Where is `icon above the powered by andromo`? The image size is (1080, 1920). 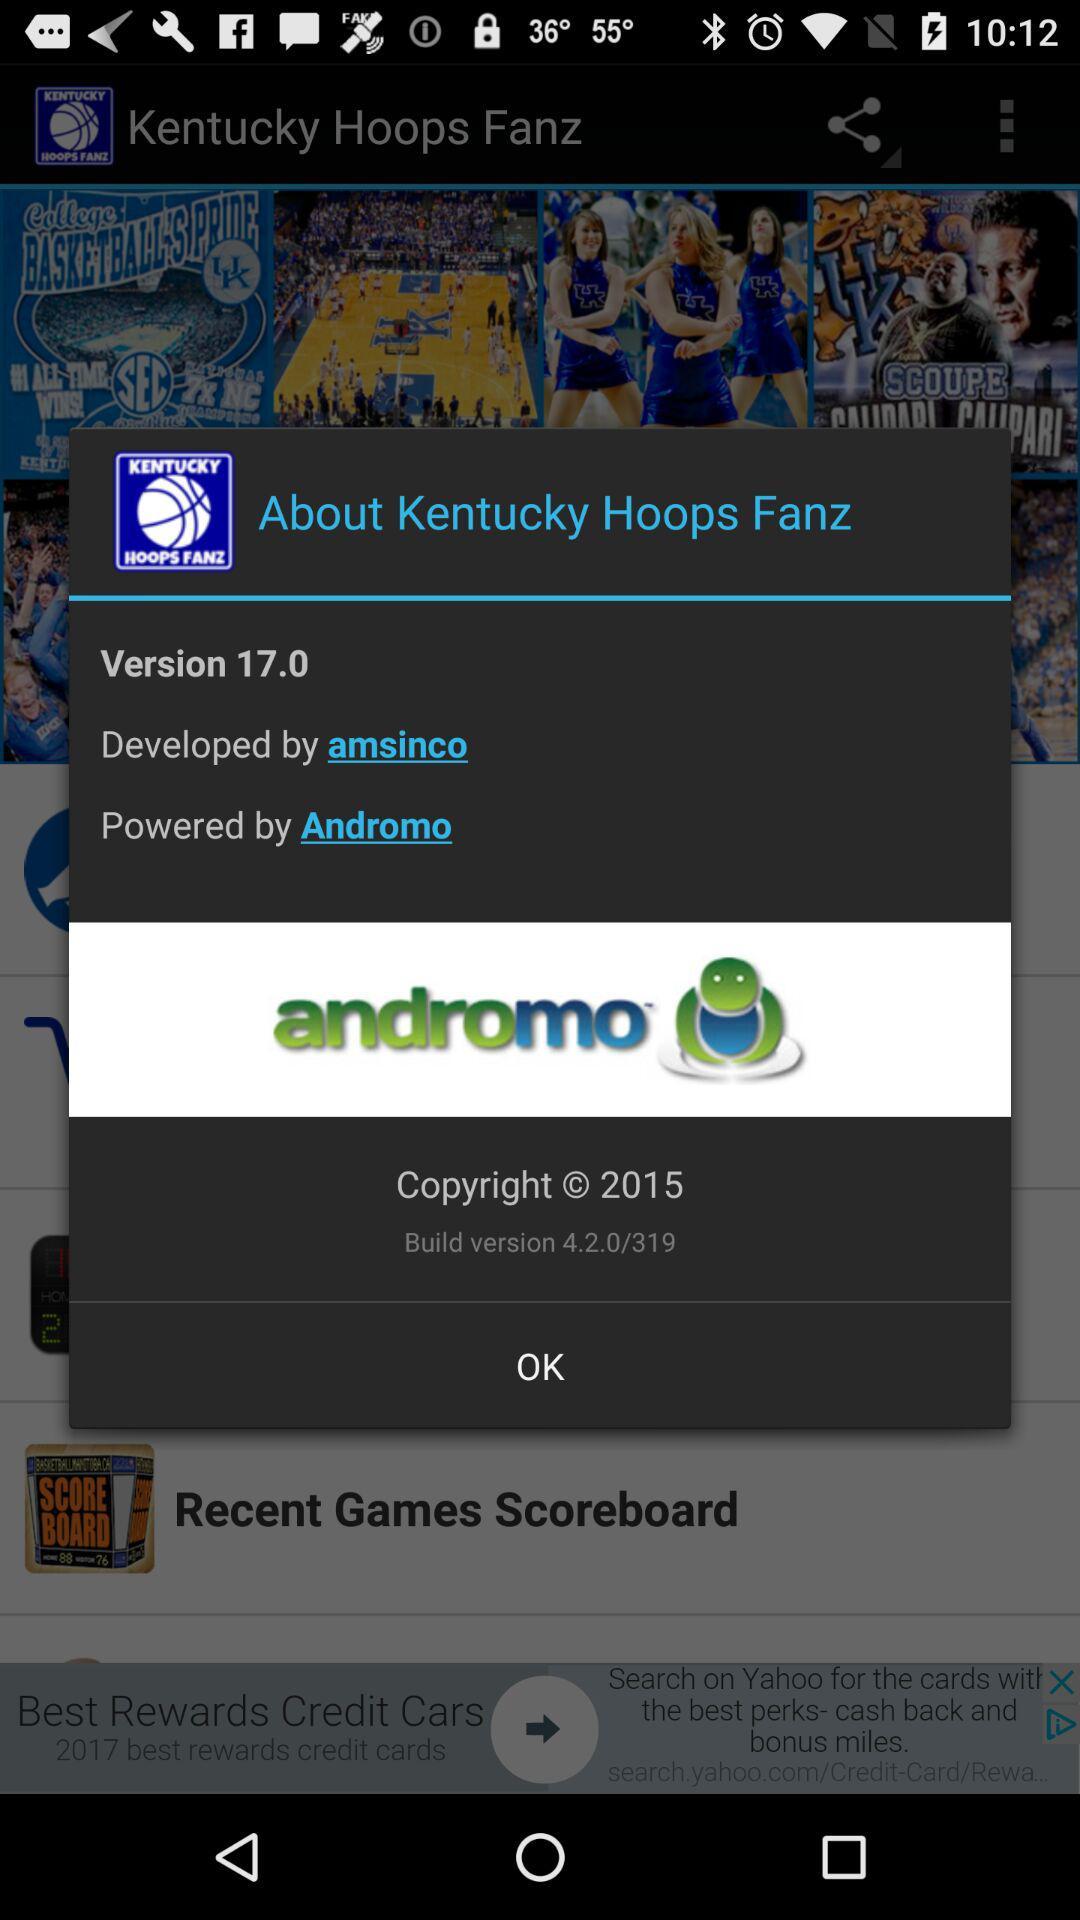 icon above the powered by andromo is located at coordinates (540, 757).